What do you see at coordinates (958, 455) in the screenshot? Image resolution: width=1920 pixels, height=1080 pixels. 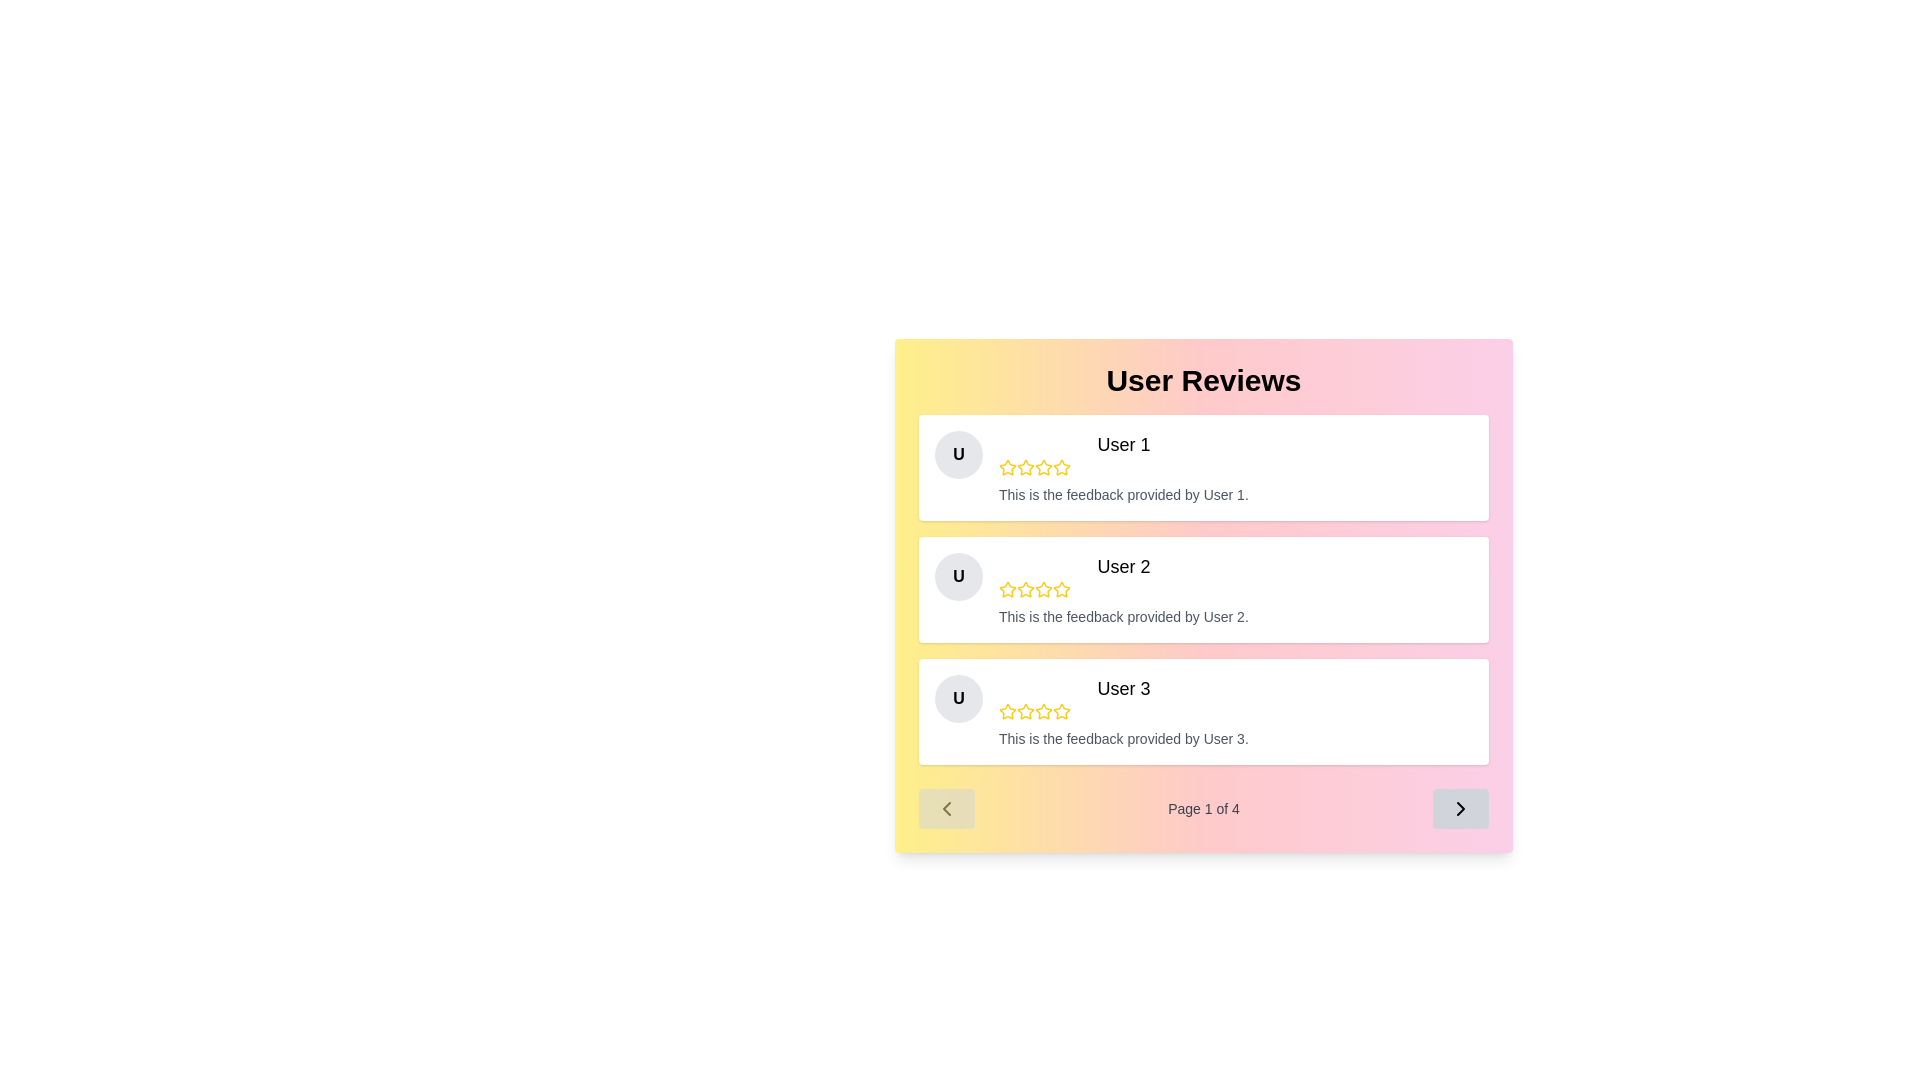 I see `the user avatar or badge located in the first review card of the 'User Reviews' section by moving the cursor to its center point` at bounding box center [958, 455].